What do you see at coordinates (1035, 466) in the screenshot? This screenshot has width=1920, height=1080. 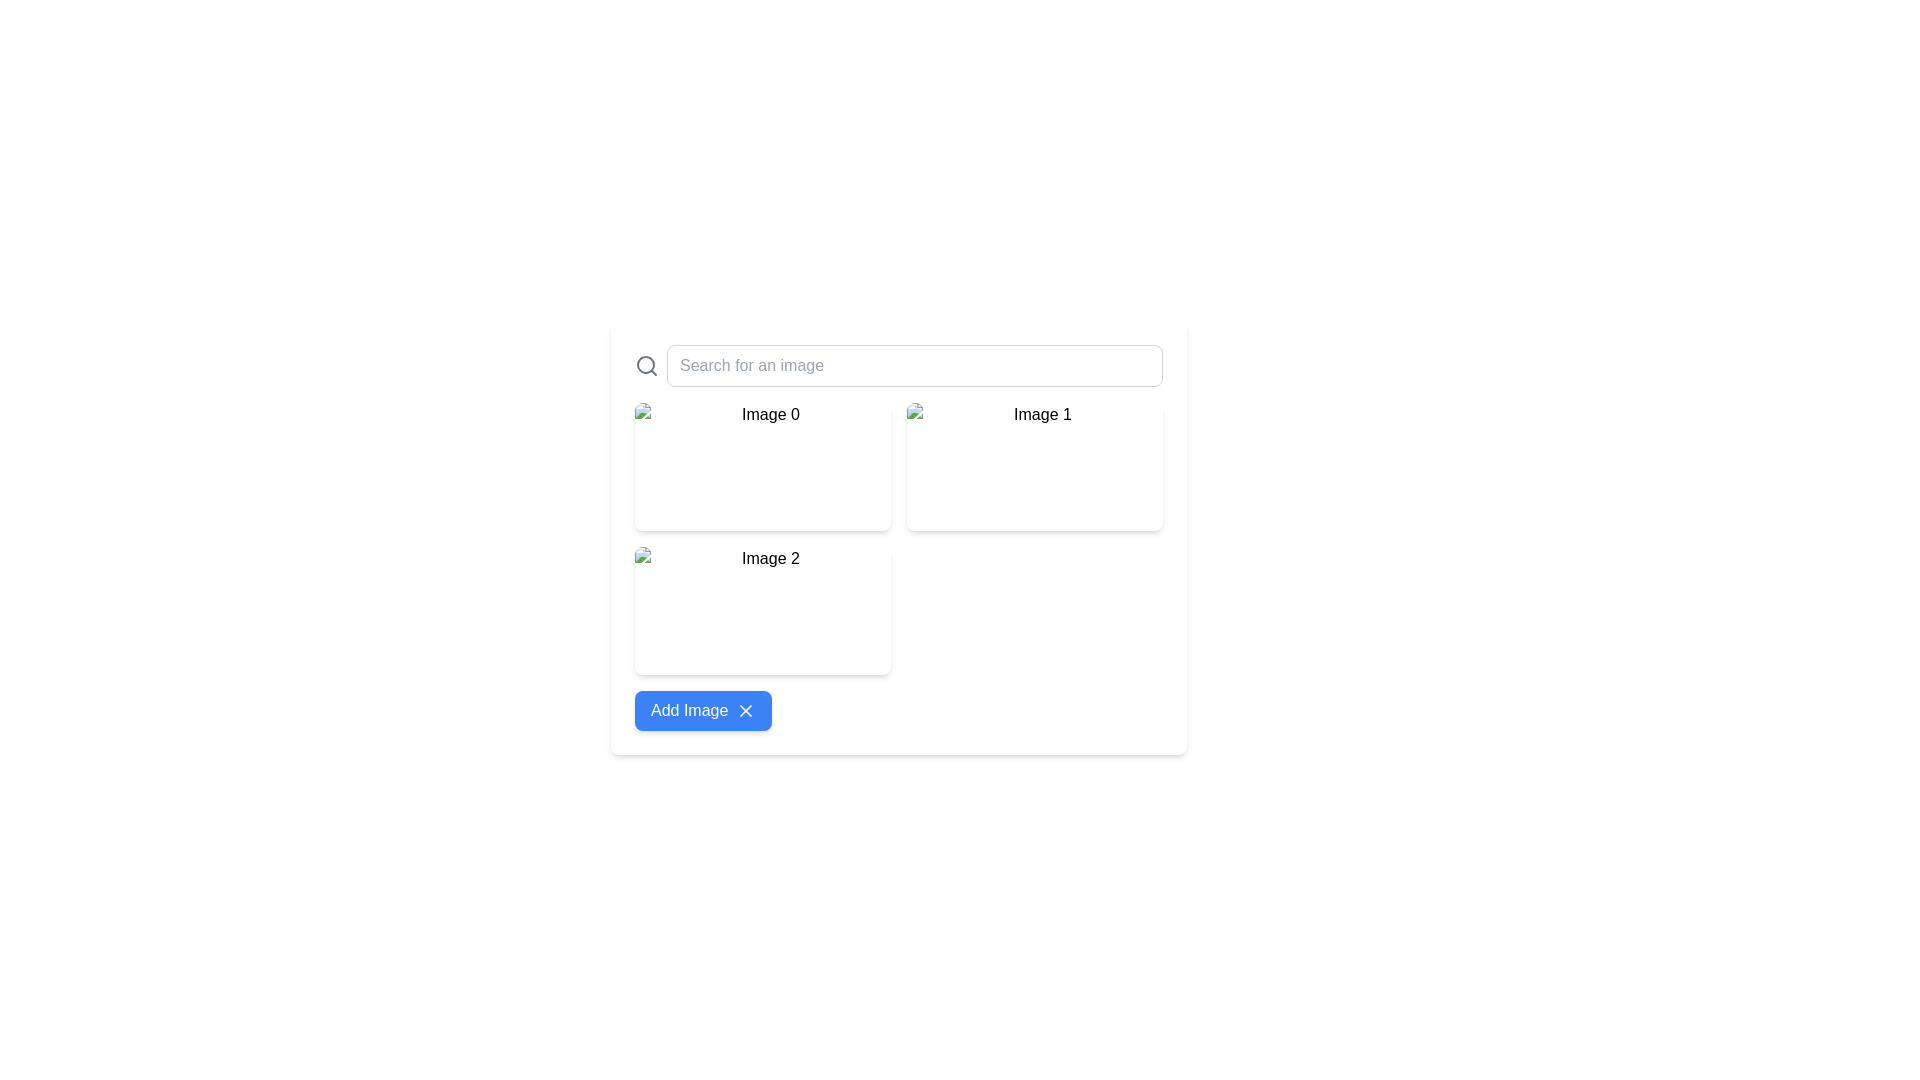 I see `the image located in the top-right corner of a two-column grid layout` at bounding box center [1035, 466].